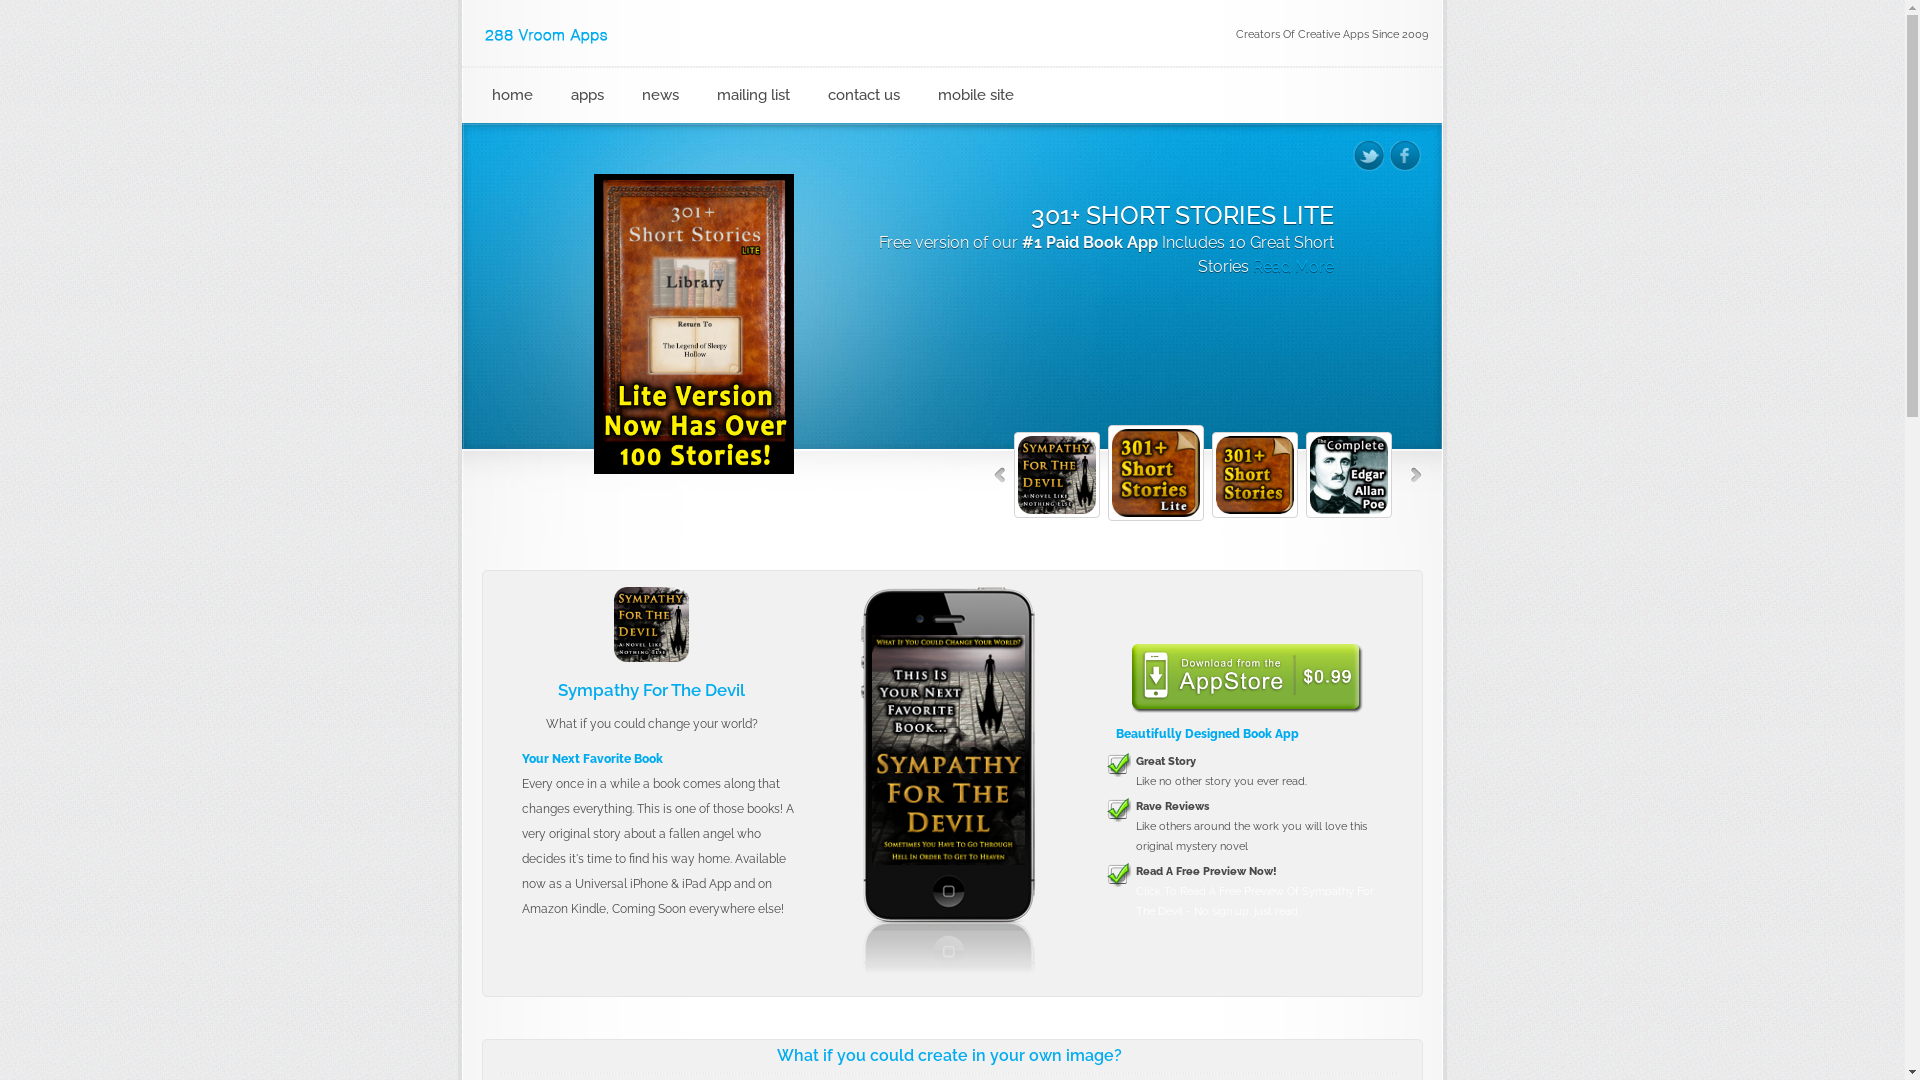 Image resolution: width=1920 pixels, height=1080 pixels. What do you see at coordinates (928, 95) in the screenshot?
I see `'mobile site'` at bounding box center [928, 95].